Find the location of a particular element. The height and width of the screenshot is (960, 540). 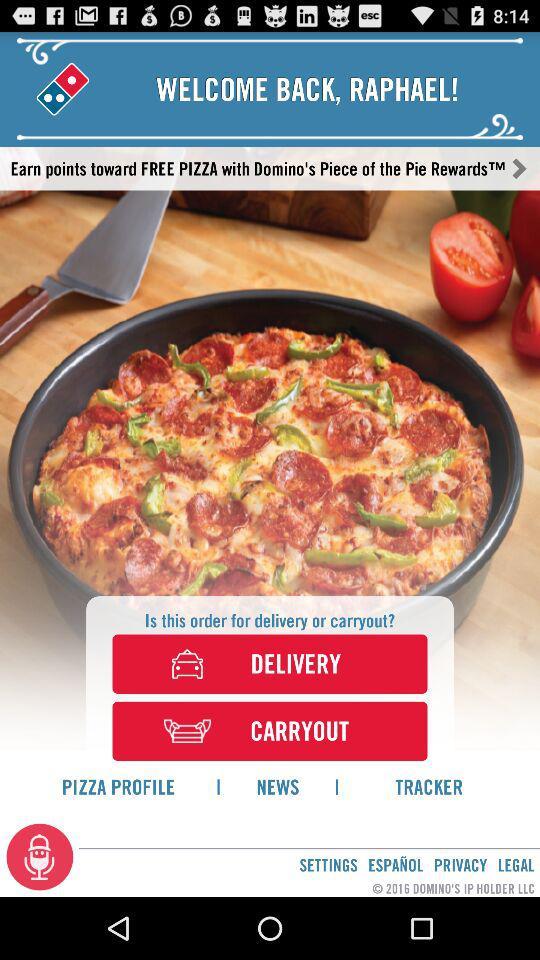

pizza profile icon is located at coordinates (118, 786).